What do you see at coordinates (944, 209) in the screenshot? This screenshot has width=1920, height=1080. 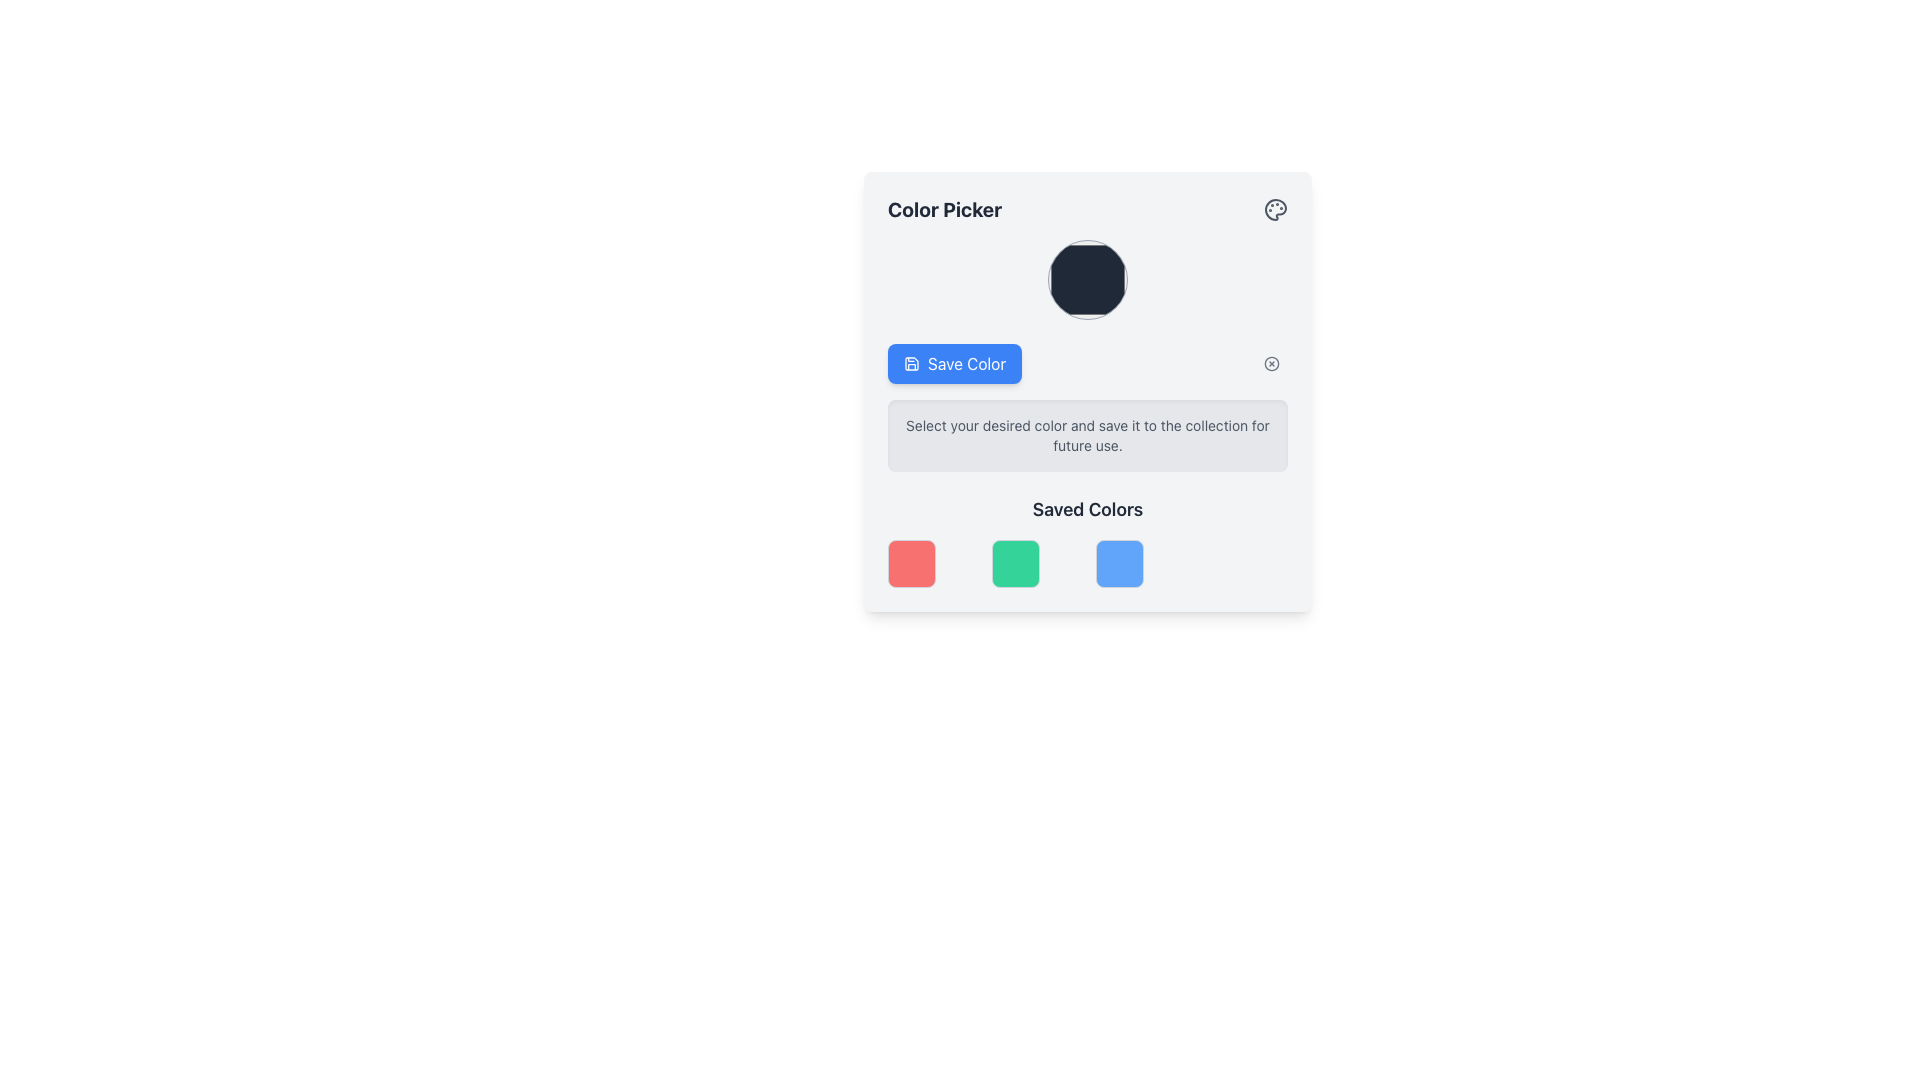 I see `the static text label indicating the purpose of the color selection tool` at bounding box center [944, 209].